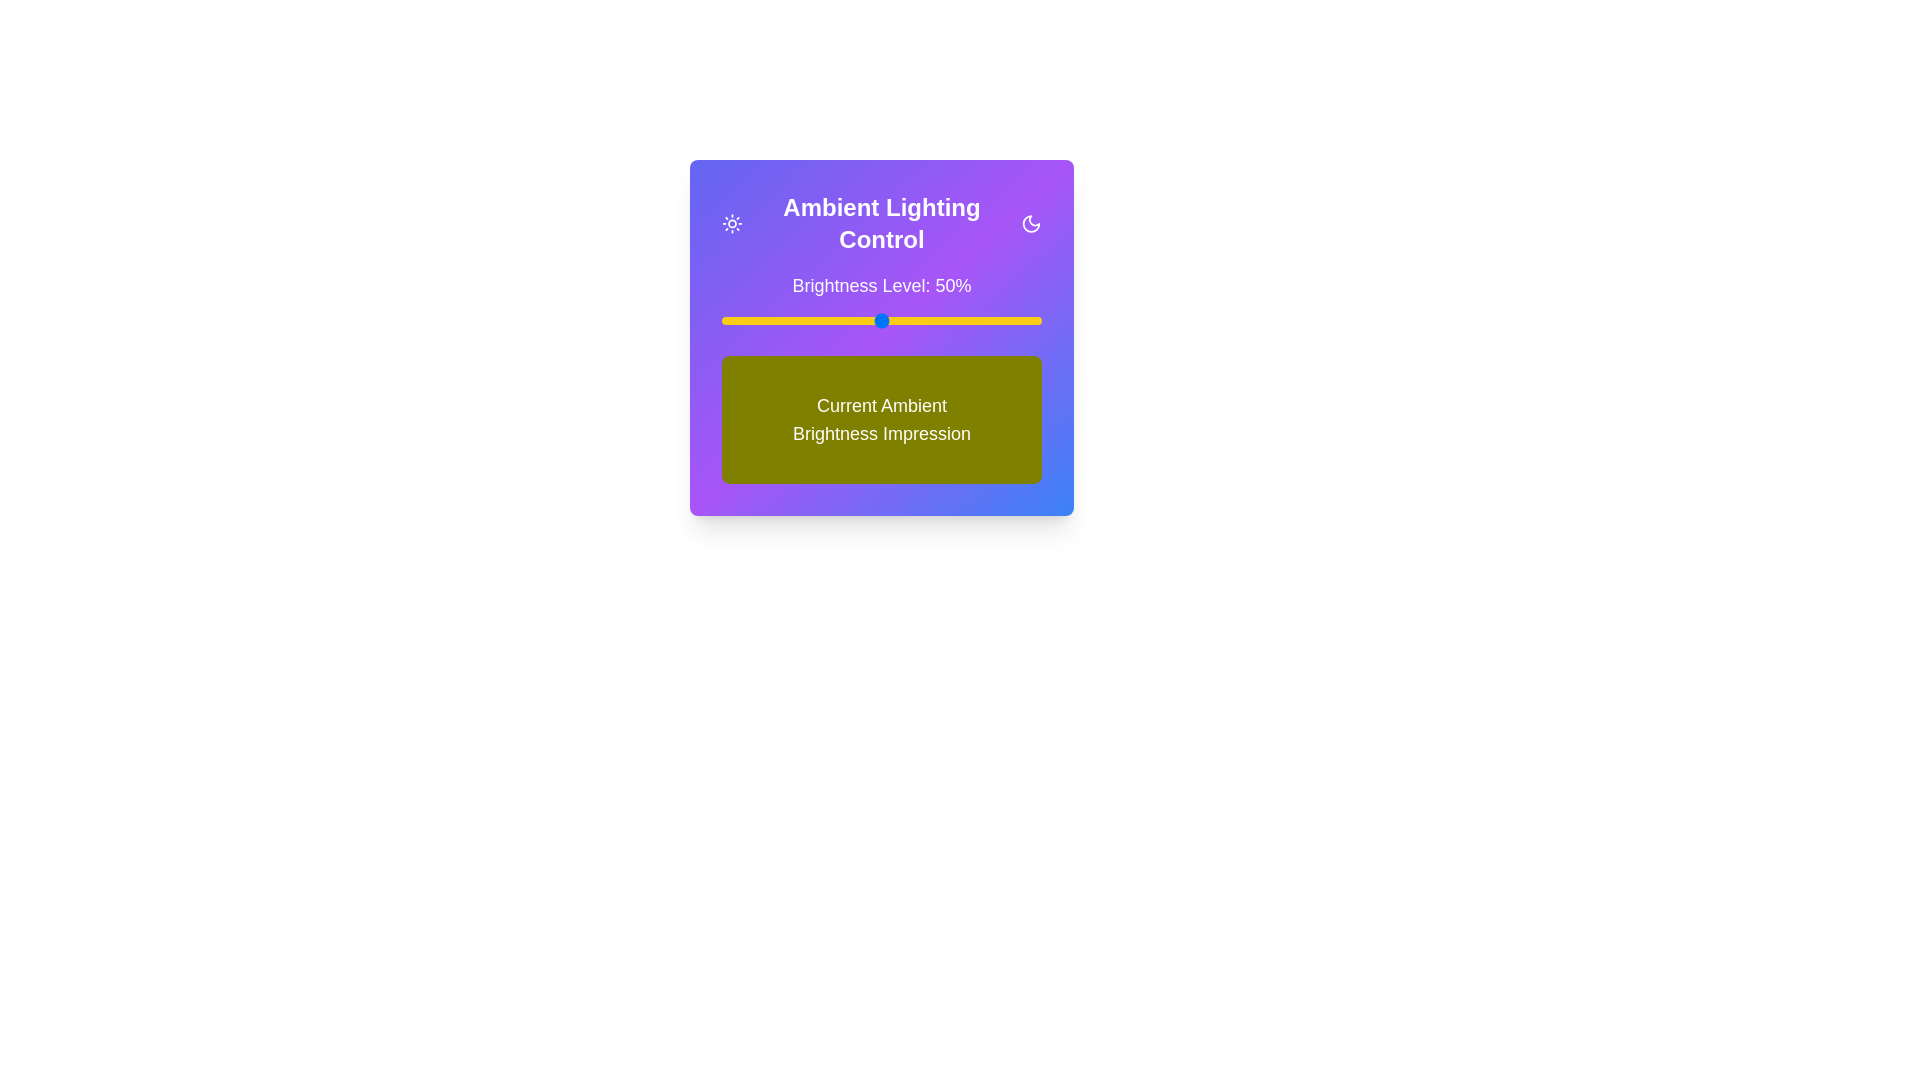  What do you see at coordinates (865, 319) in the screenshot?
I see `the brightness level to 45% by moving the slider` at bounding box center [865, 319].